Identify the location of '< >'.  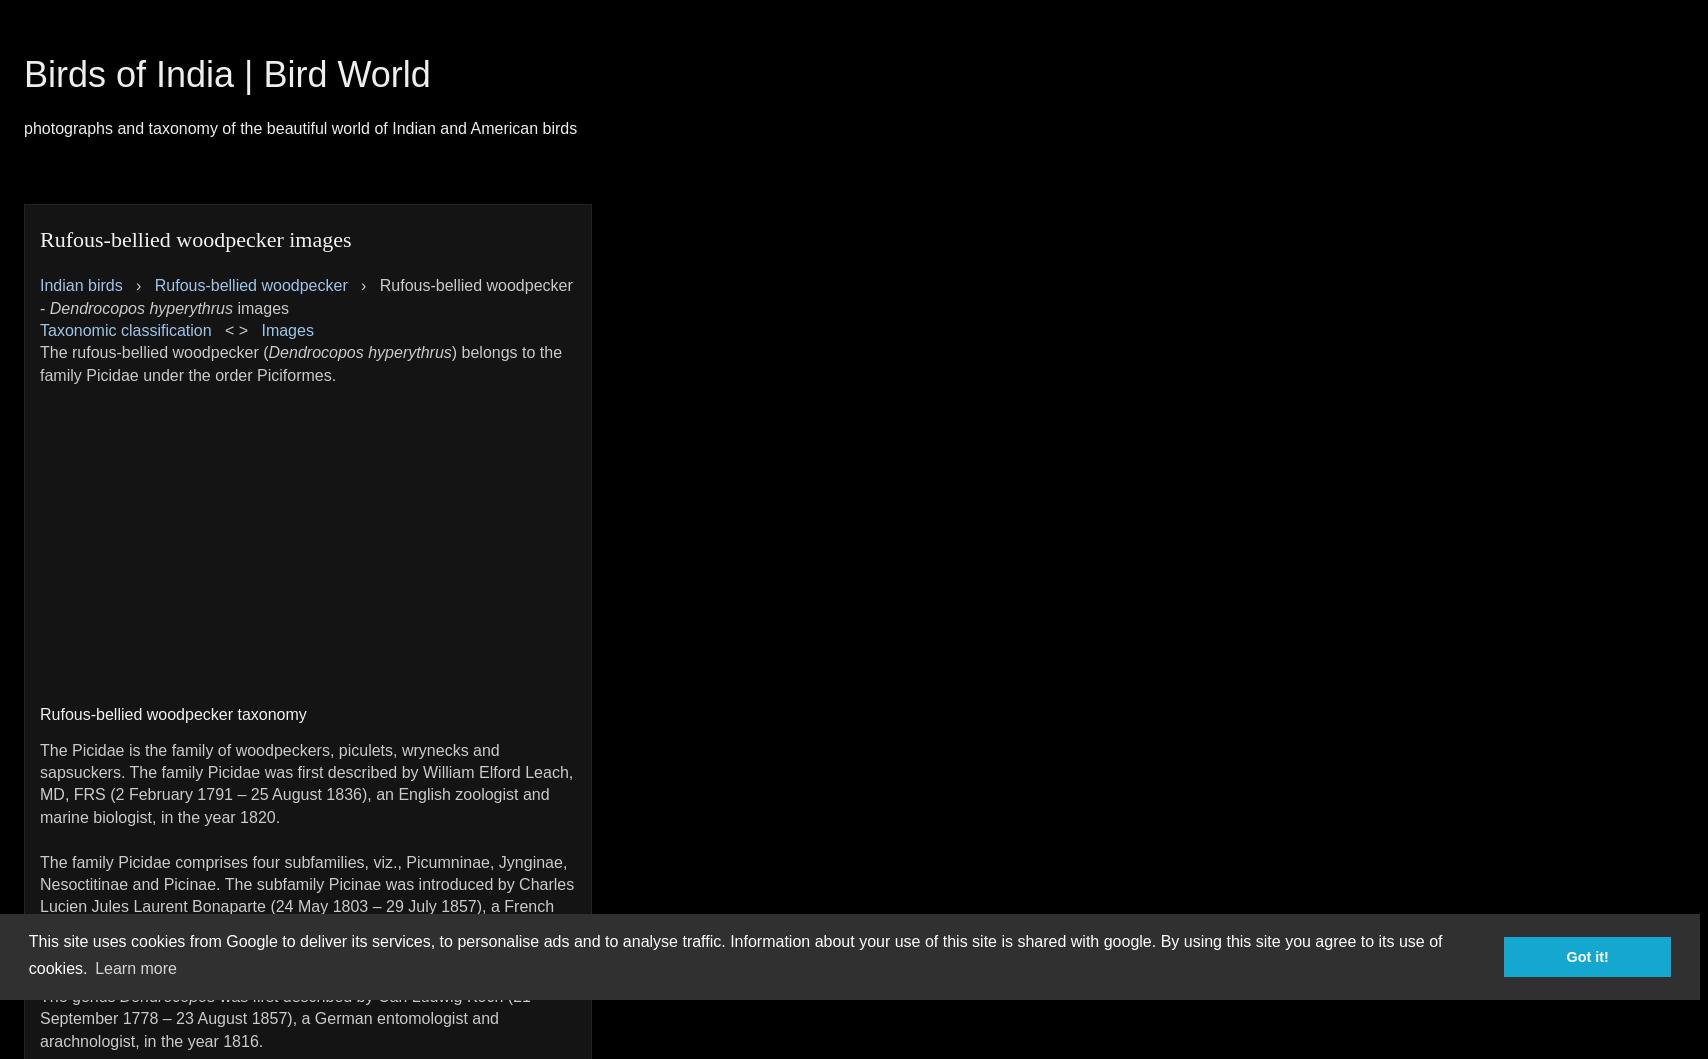
(235, 329).